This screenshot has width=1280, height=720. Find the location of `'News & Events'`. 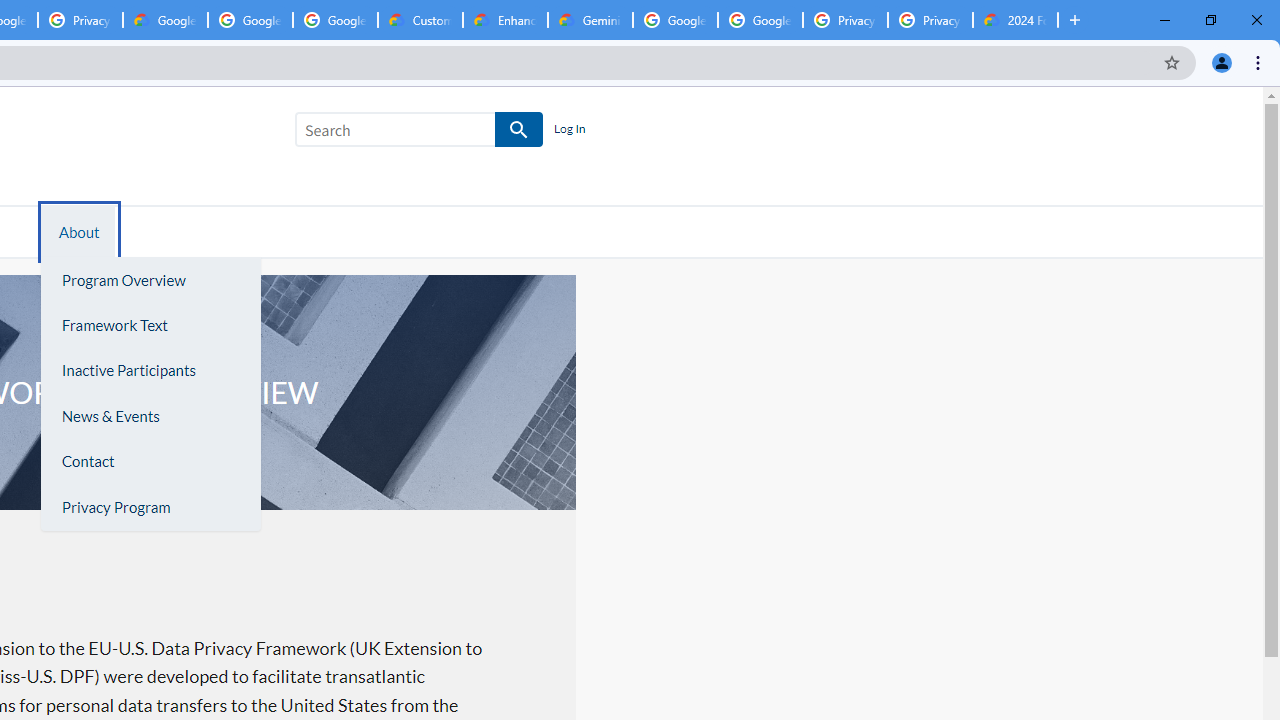

'News & Events' is located at coordinates (149, 415).